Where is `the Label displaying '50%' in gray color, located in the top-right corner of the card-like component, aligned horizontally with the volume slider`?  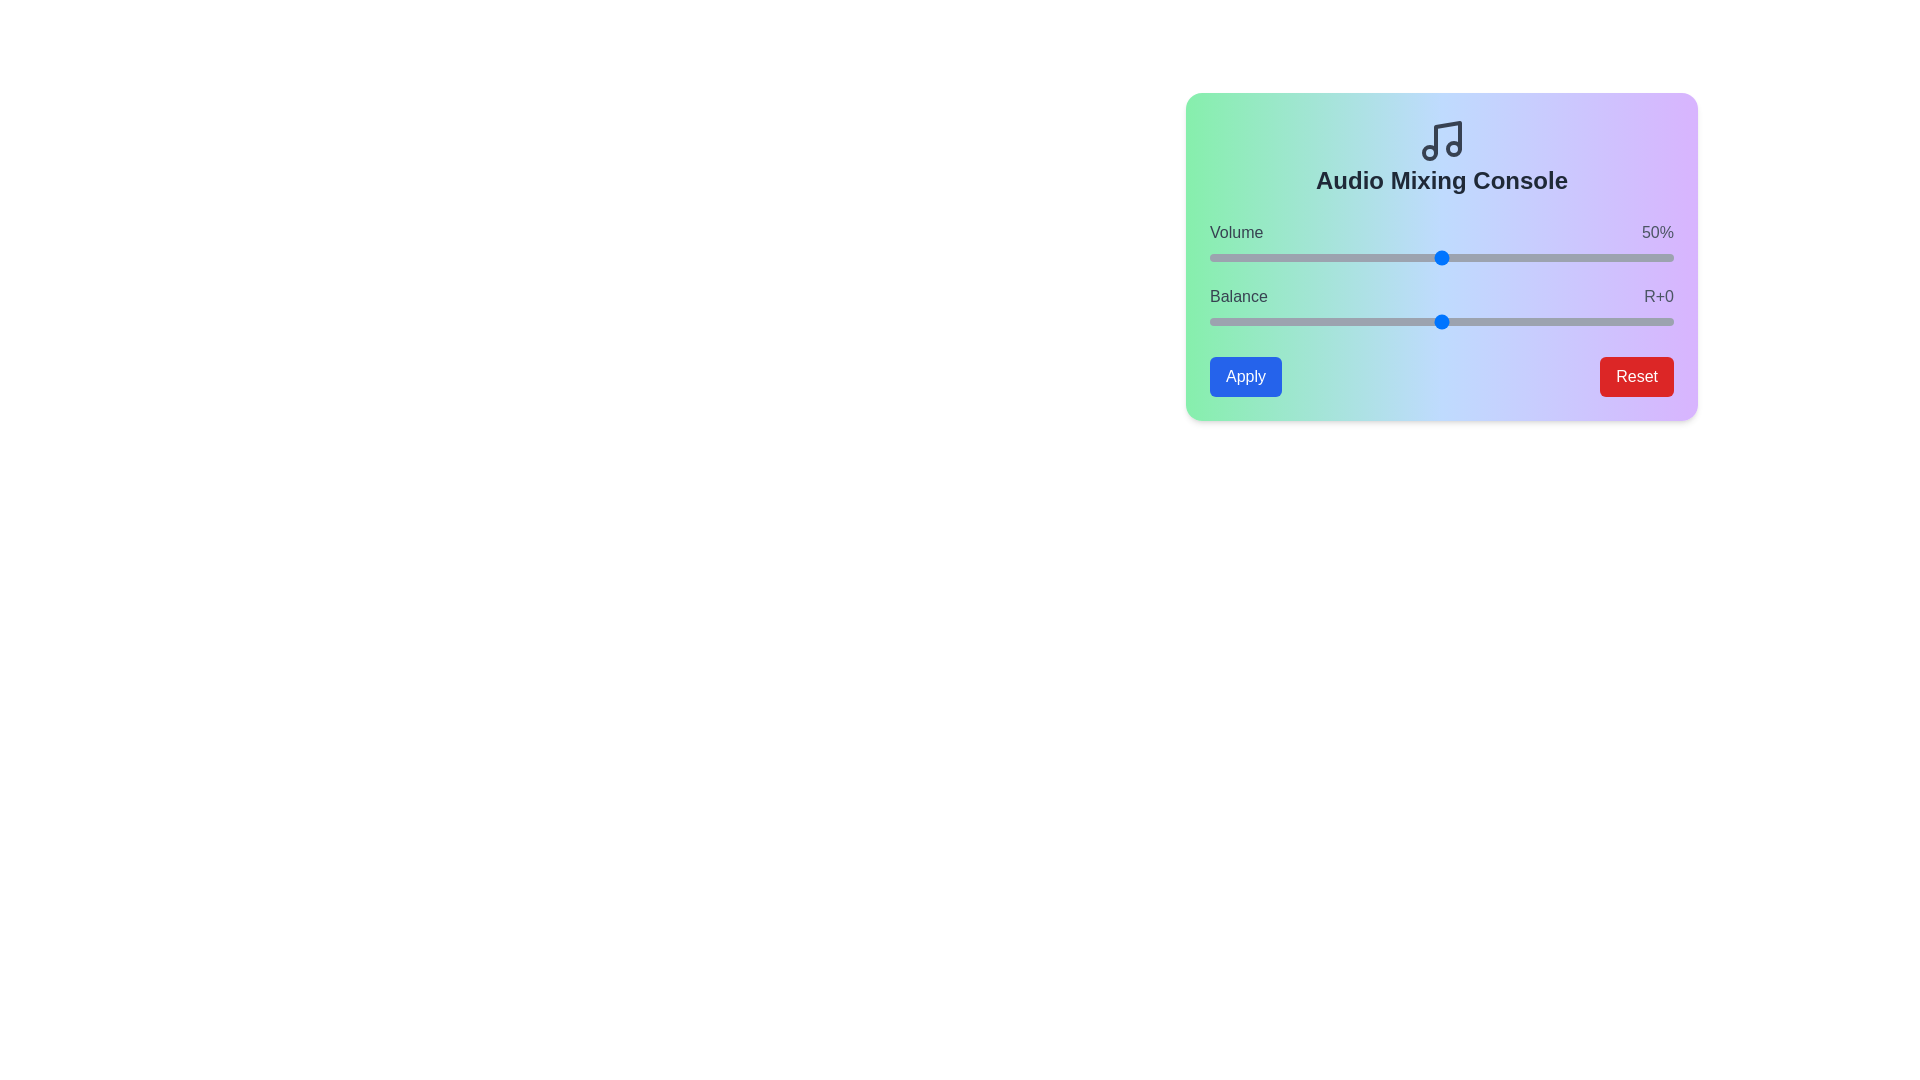
the Label displaying '50%' in gray color, located in the top-right corner of the card-like component, aligned horizontally with the volume slider is located at coordinates (1657, 231).